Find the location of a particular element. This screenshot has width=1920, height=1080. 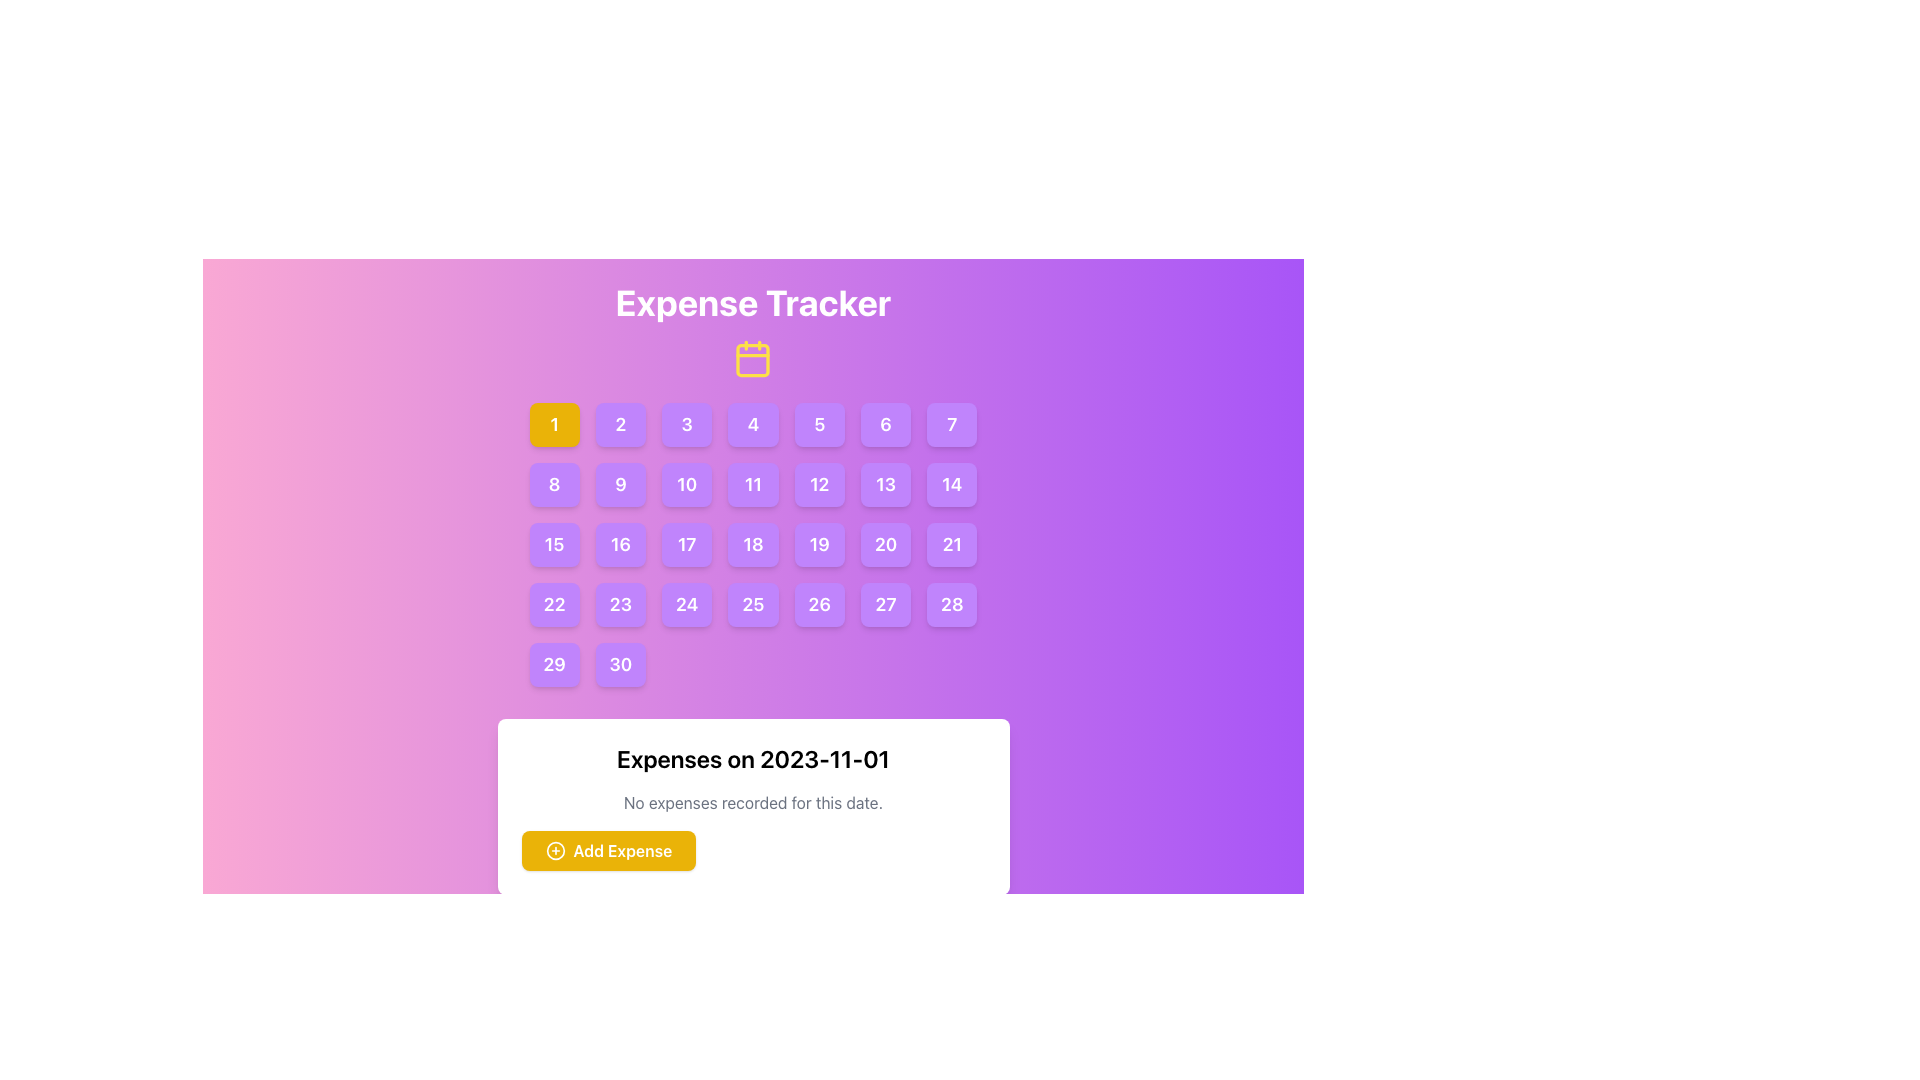

the calendar date button for the 12th day of the displayed month located in the second row, fifth column of the calendar interface is located at coordinates (819, 485).